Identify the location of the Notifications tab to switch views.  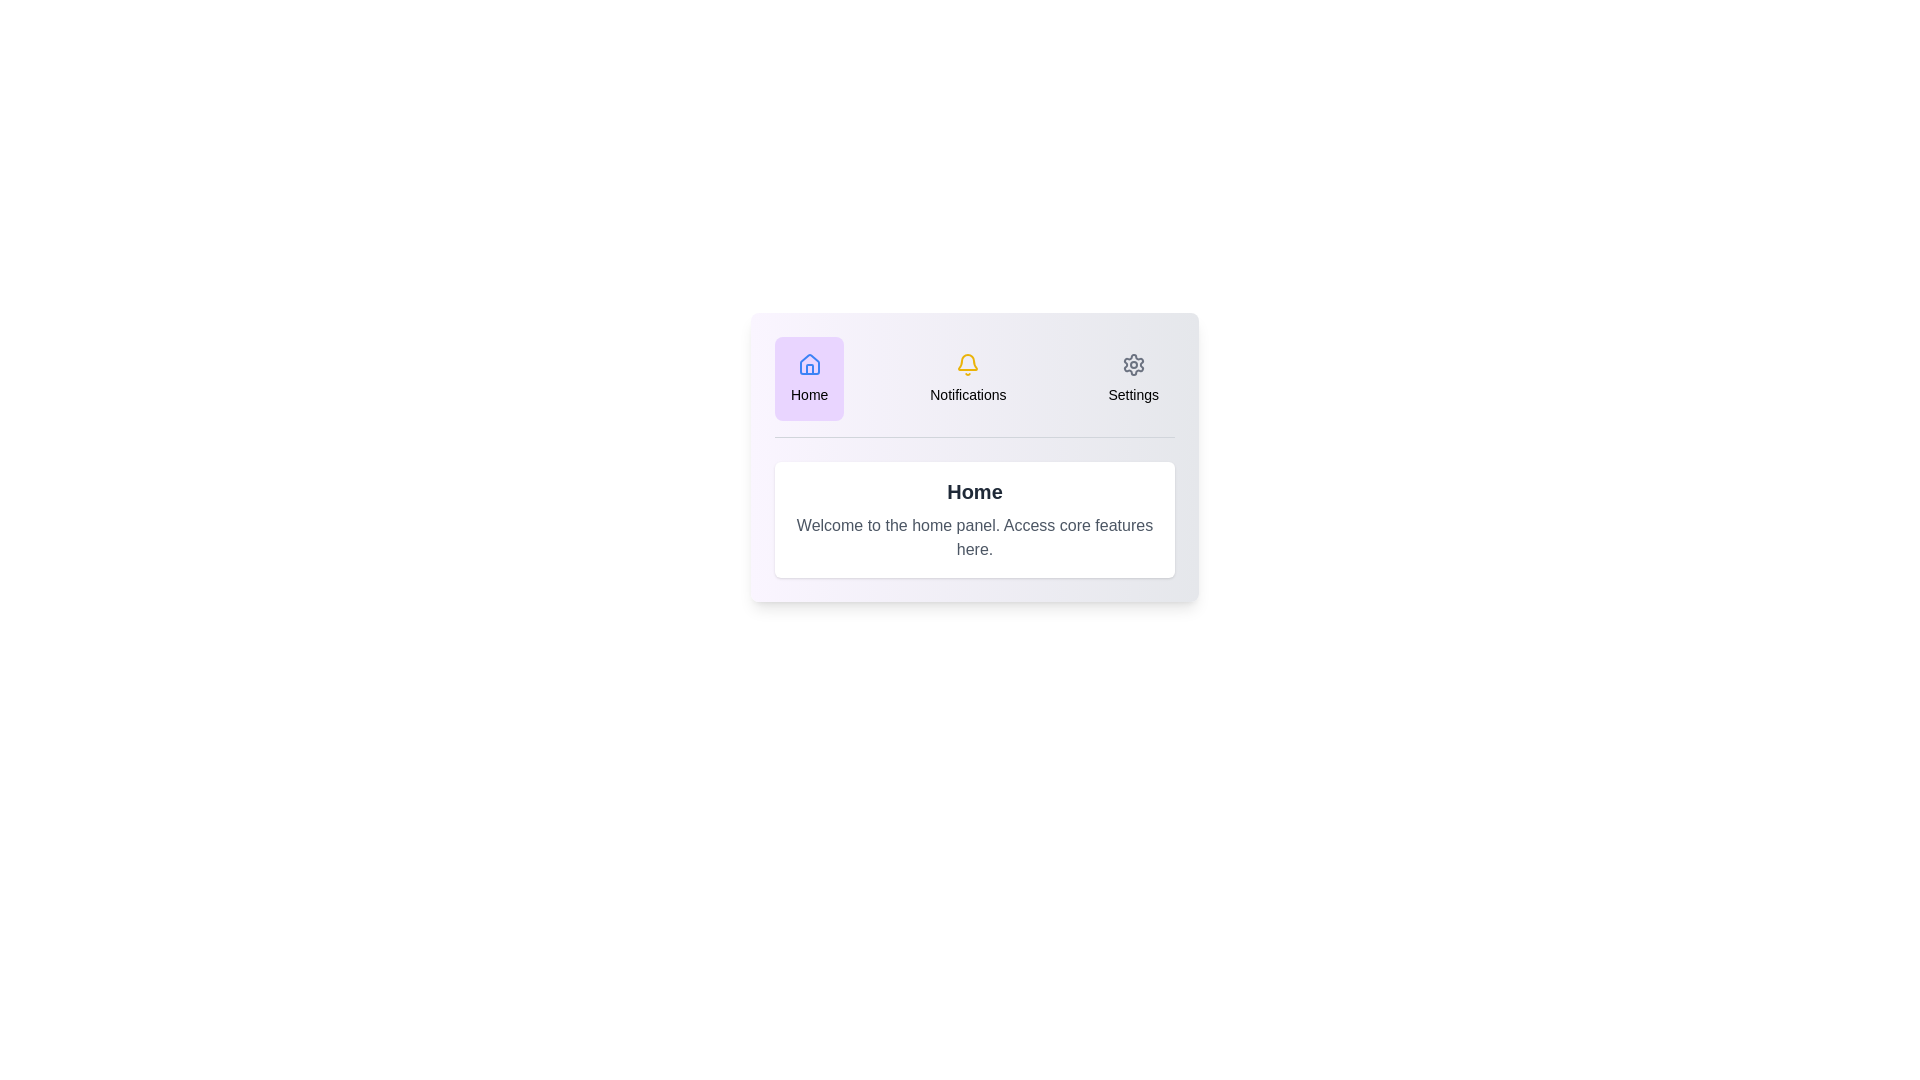
(968, 378).